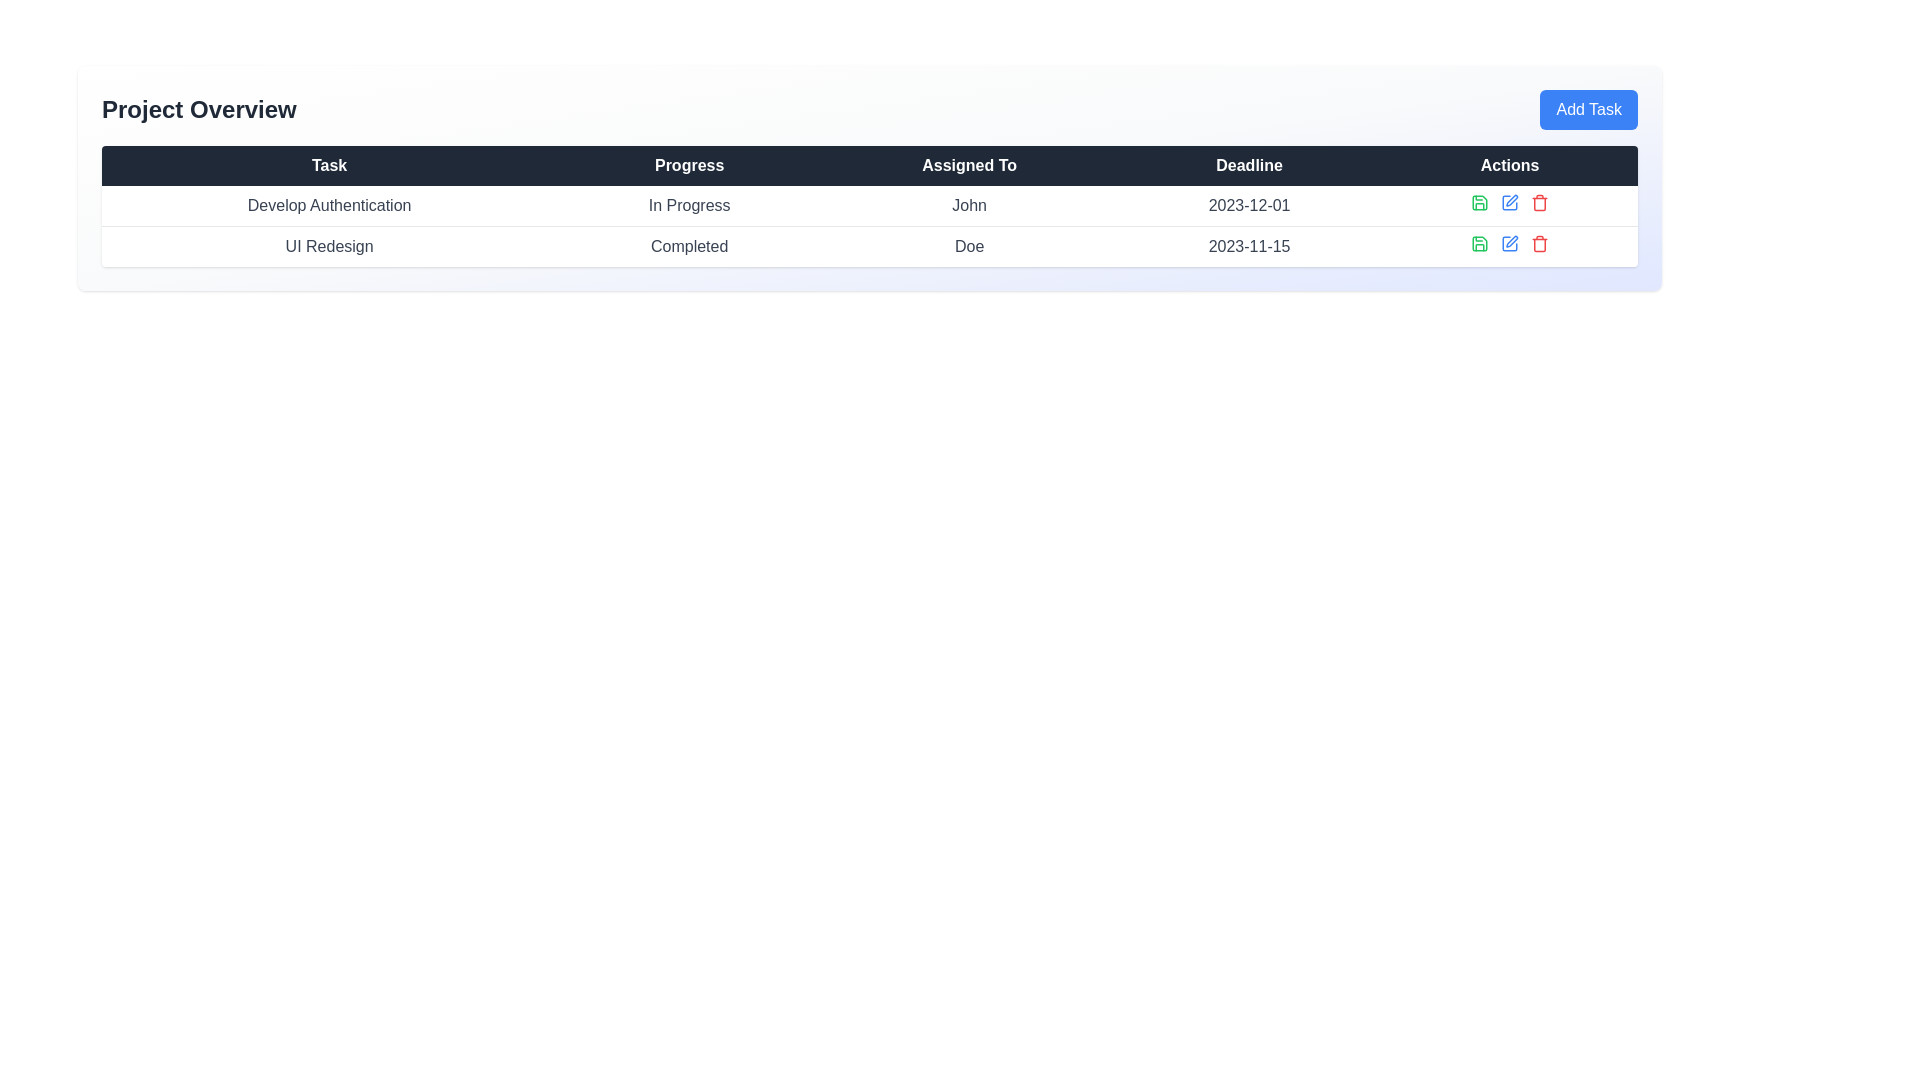 The width and height of the screenshot is (1920, 1080). Describe the element at coordinates (969, 206) in the screenshot. I see `the Text label displaying the name of the individual assigned to the task in the third column of the first row of the table` at that location.